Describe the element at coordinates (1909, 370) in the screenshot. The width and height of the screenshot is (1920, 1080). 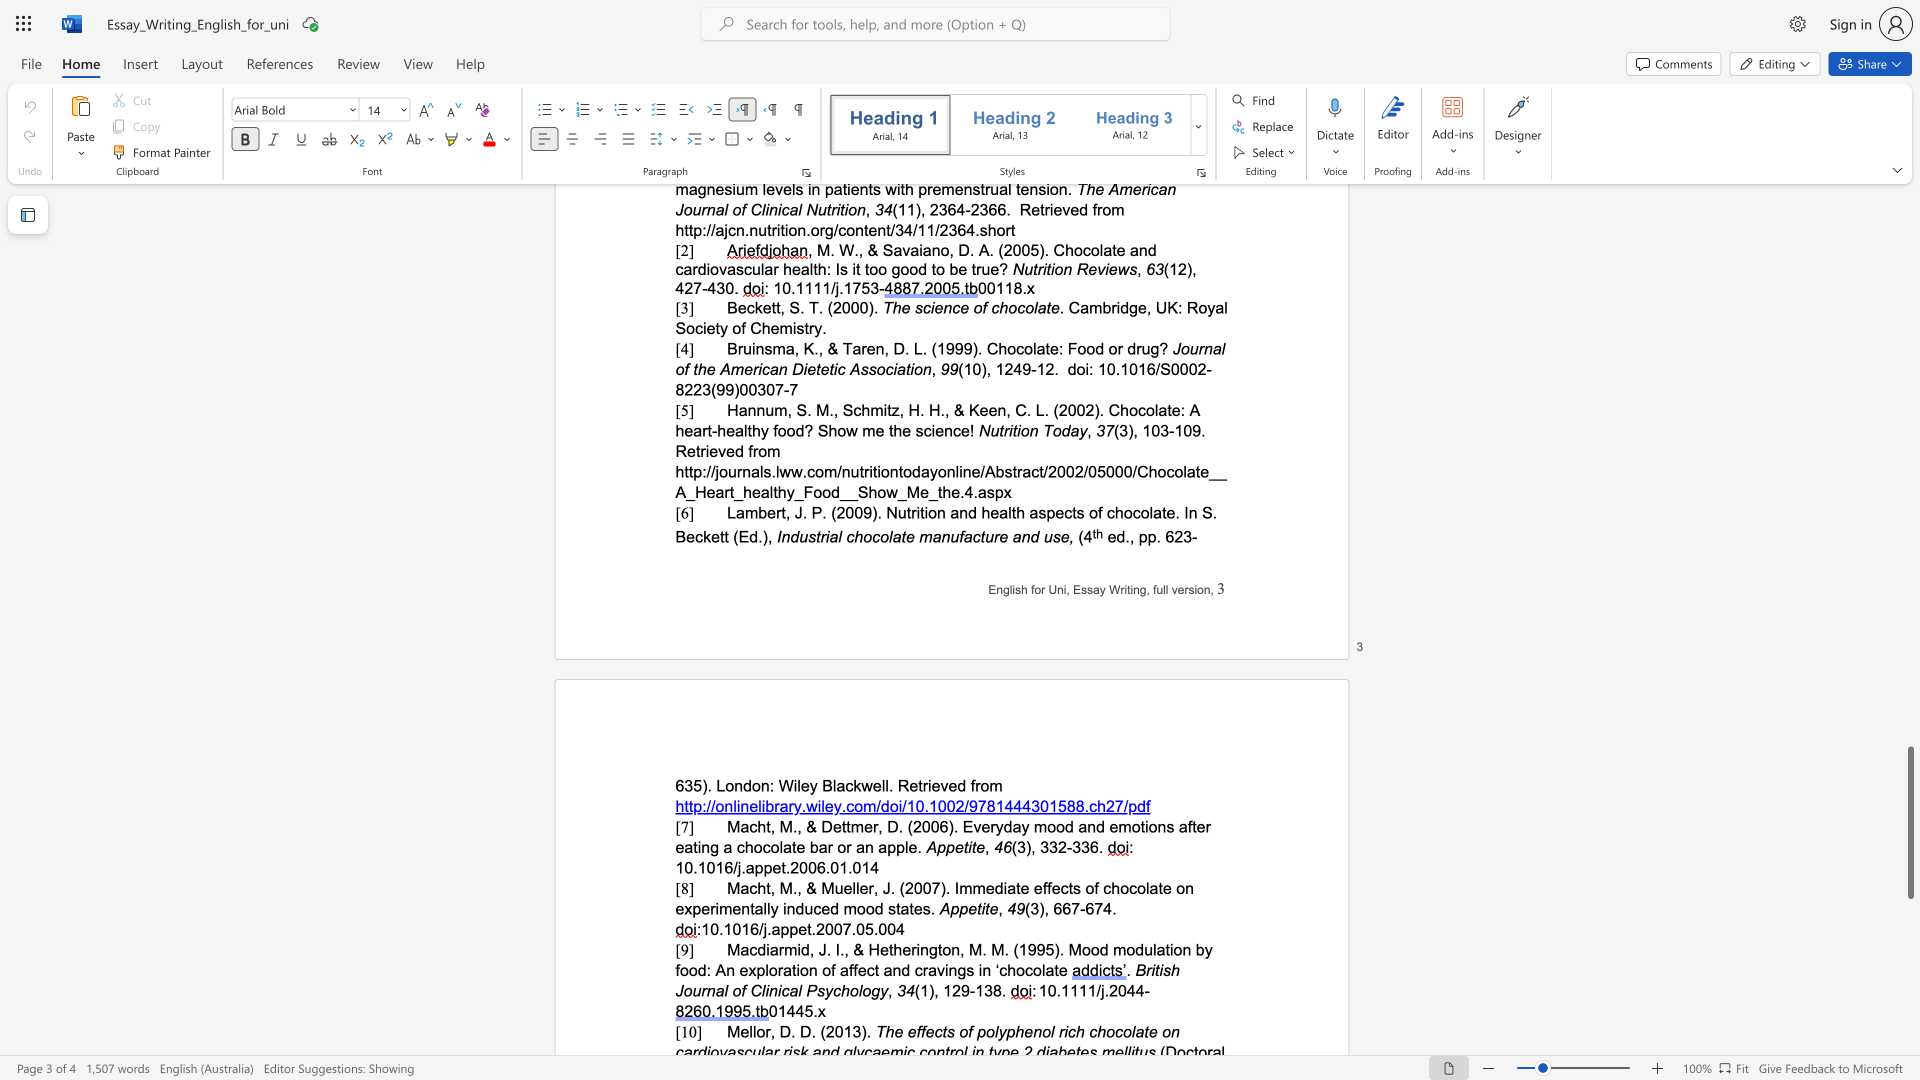
I see `the scrollbar on the side` at that location.